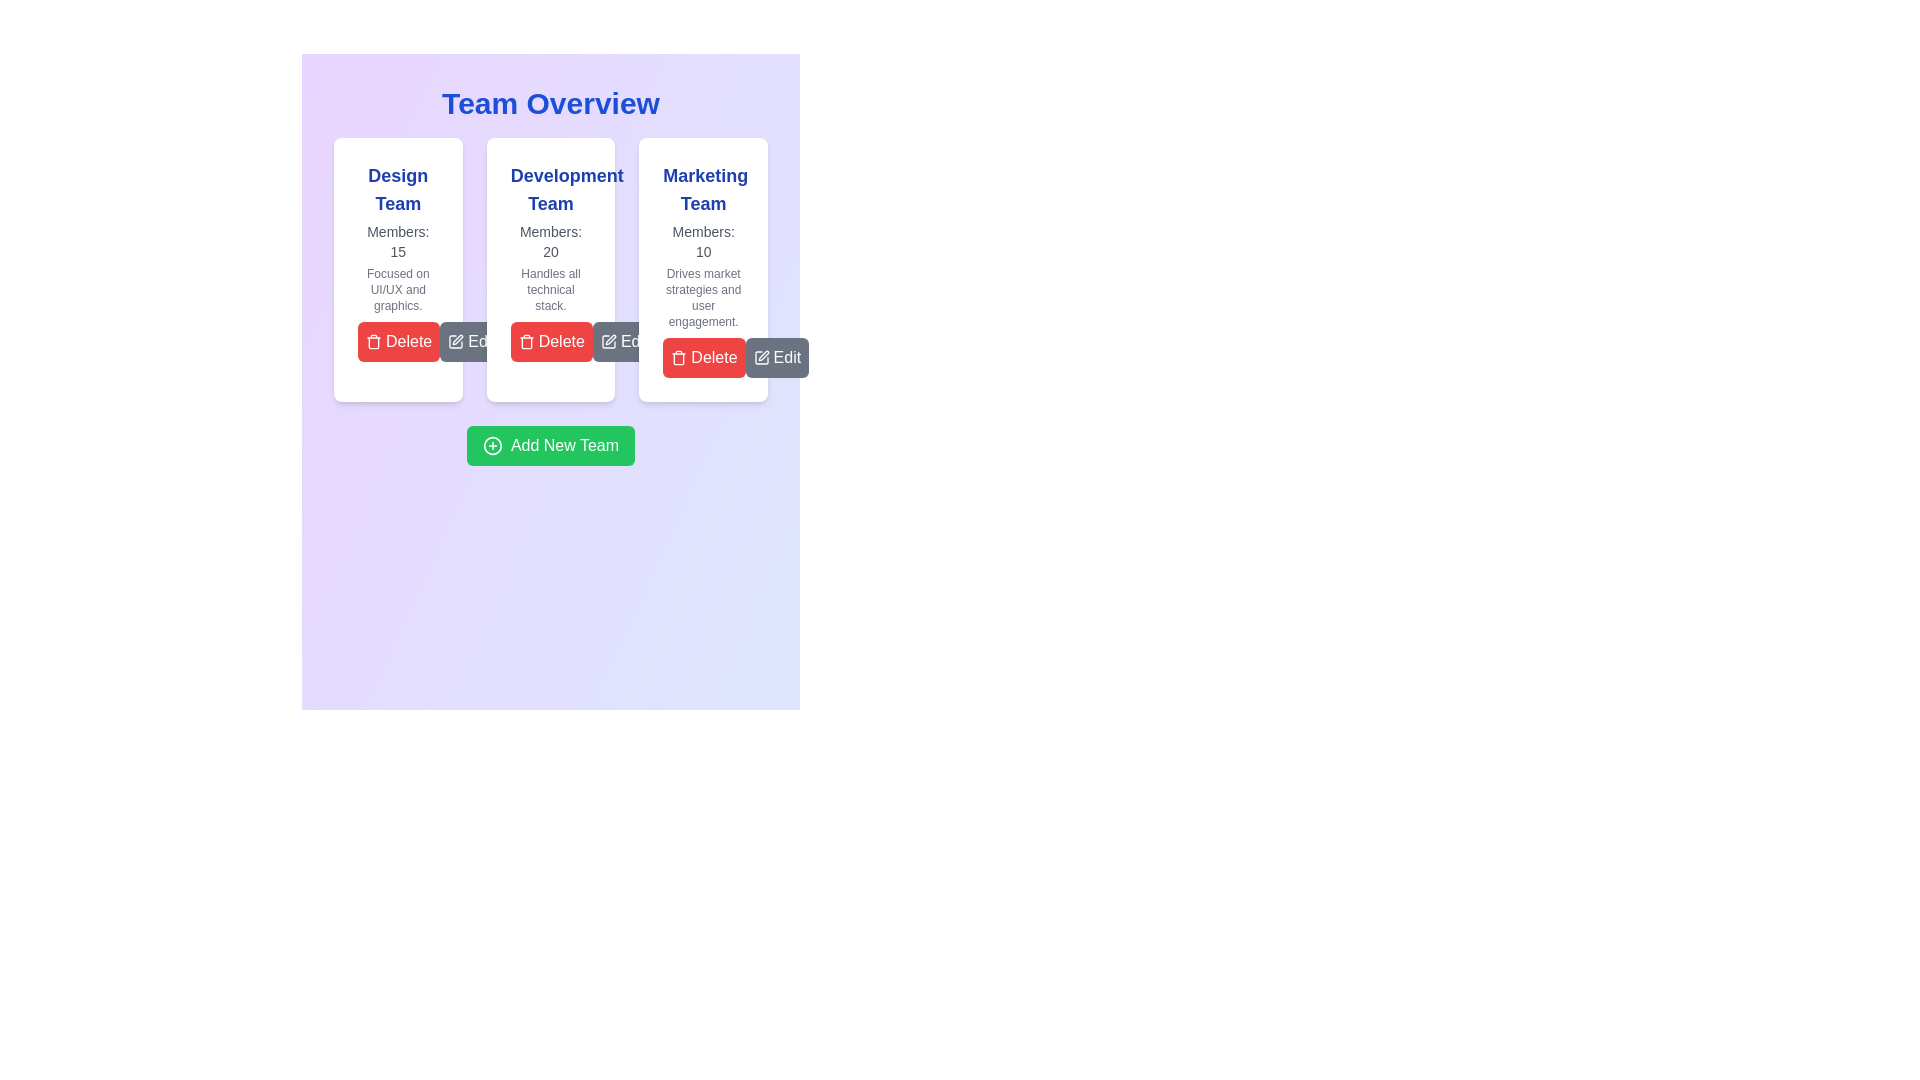 Image resolution: width=1920 pixels, height=1080 pixels. I want to click on the small pen icon within the 'Edit' button group of the middle card labeled 'Development Team', so click(457, 338).